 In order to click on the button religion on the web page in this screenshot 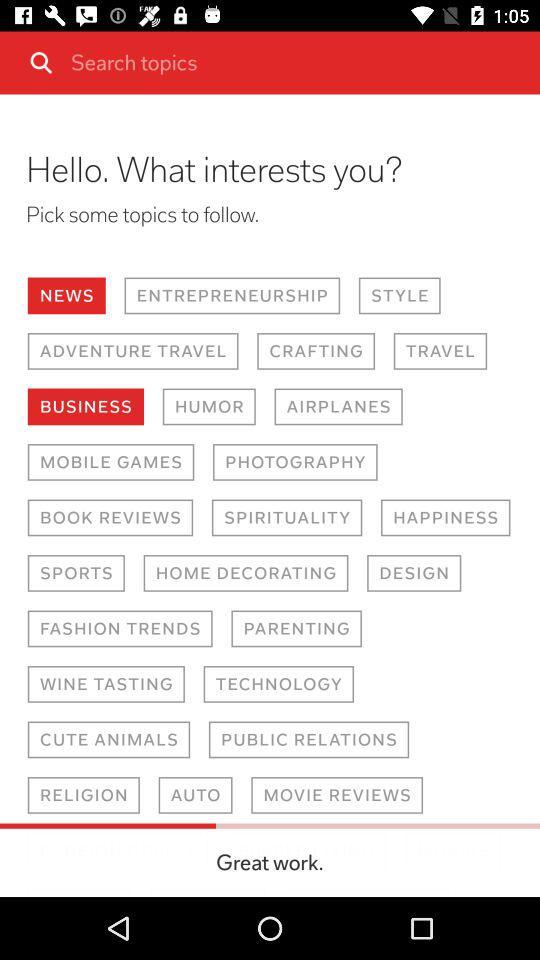, I will do `click(196, 795)`.